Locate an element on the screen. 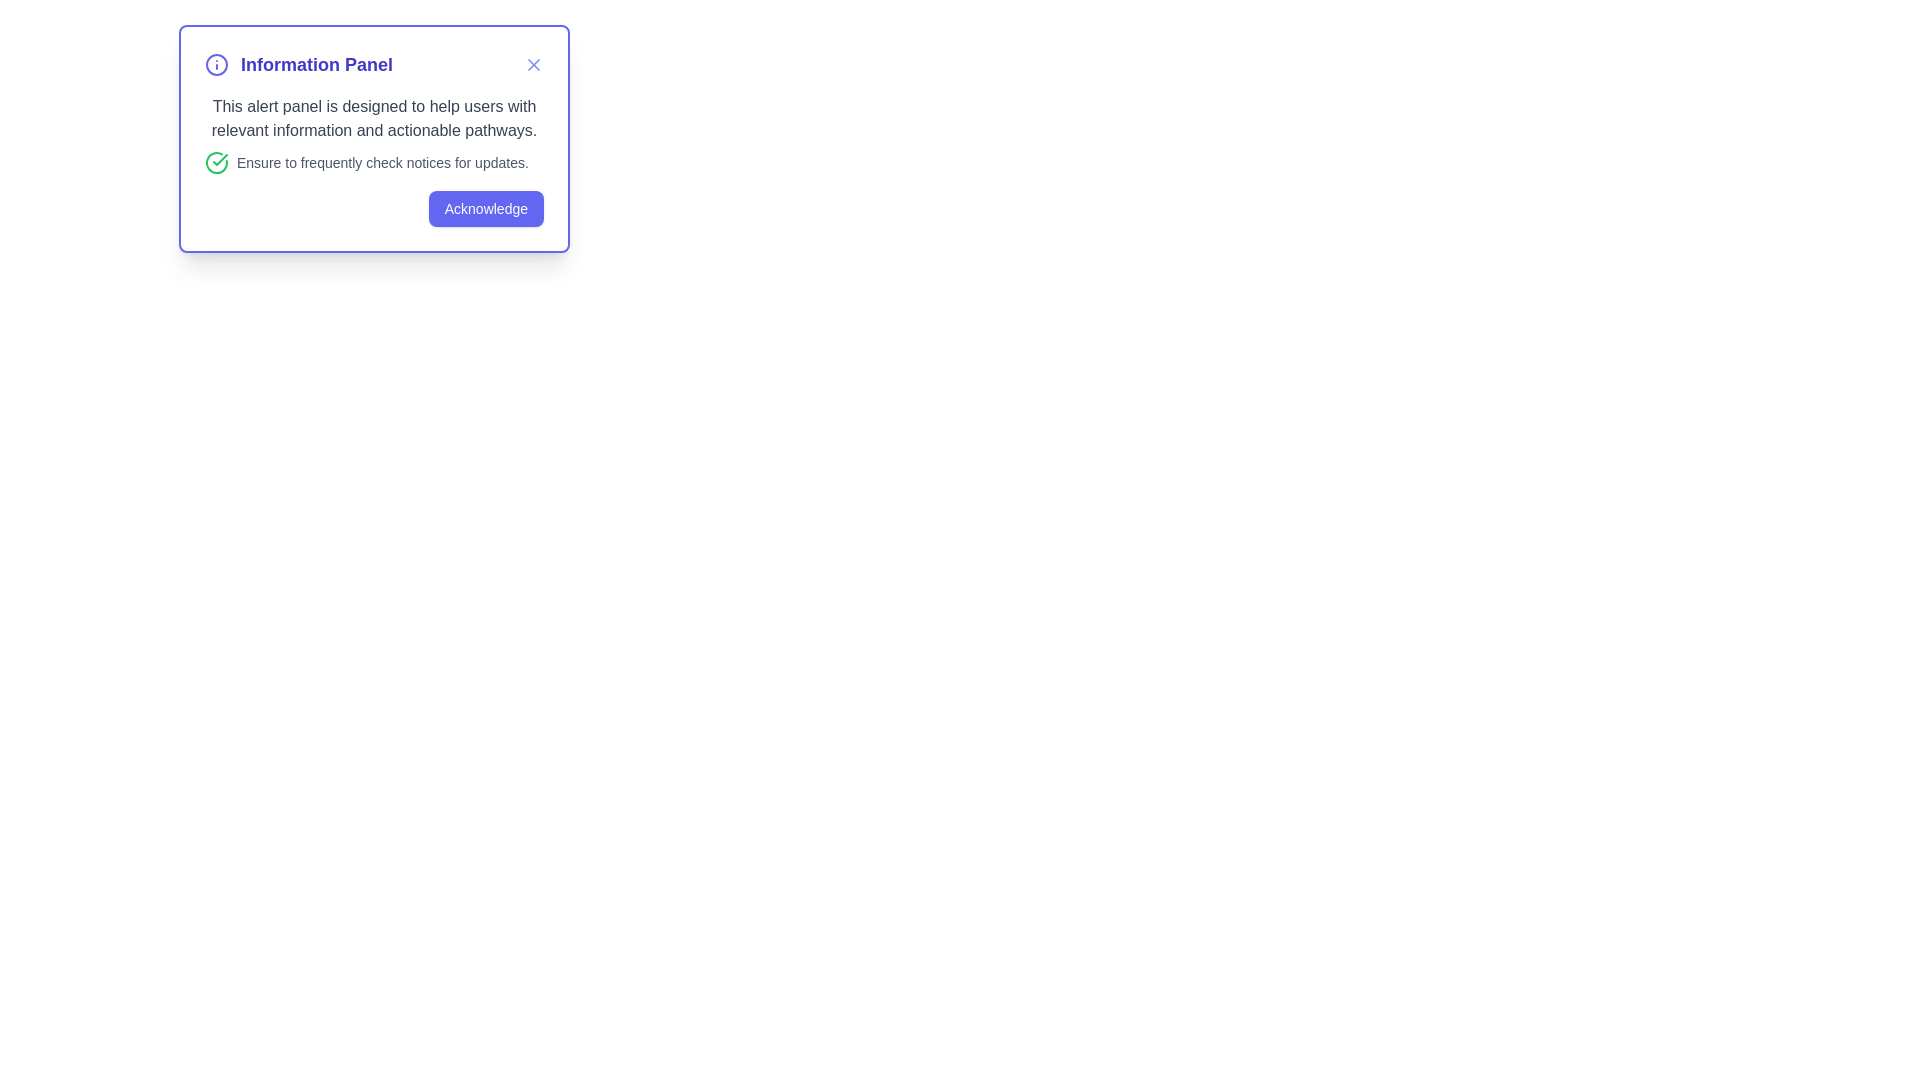 The width and height of the screenshot is (1920, 1080). the indigo circular SVG element that is part of the information icon located at the top-left corner of the dialog box, adjacent to the 'Information Panel' title is located at coordinates (216, 64).